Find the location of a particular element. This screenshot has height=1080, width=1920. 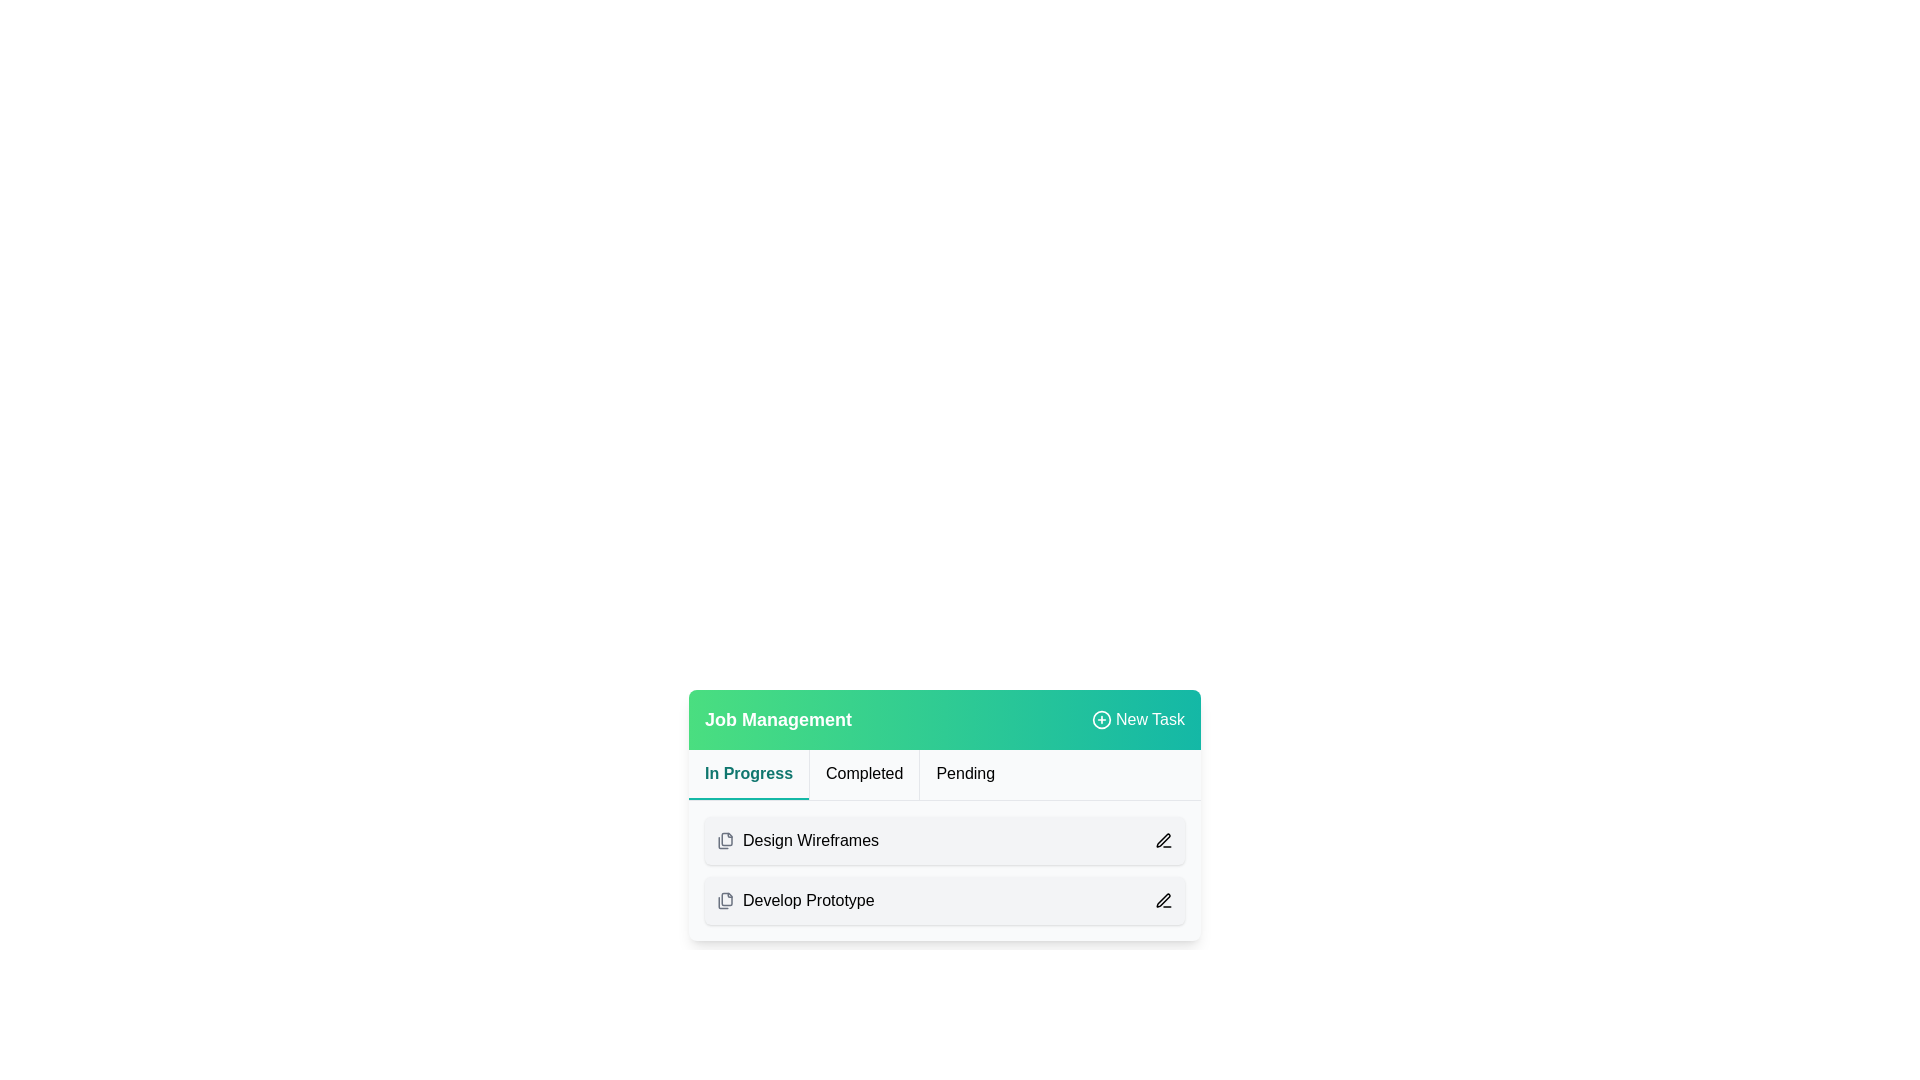

the button located on the right side of the 'Job Management' header is located at coordinates (1138, 720).